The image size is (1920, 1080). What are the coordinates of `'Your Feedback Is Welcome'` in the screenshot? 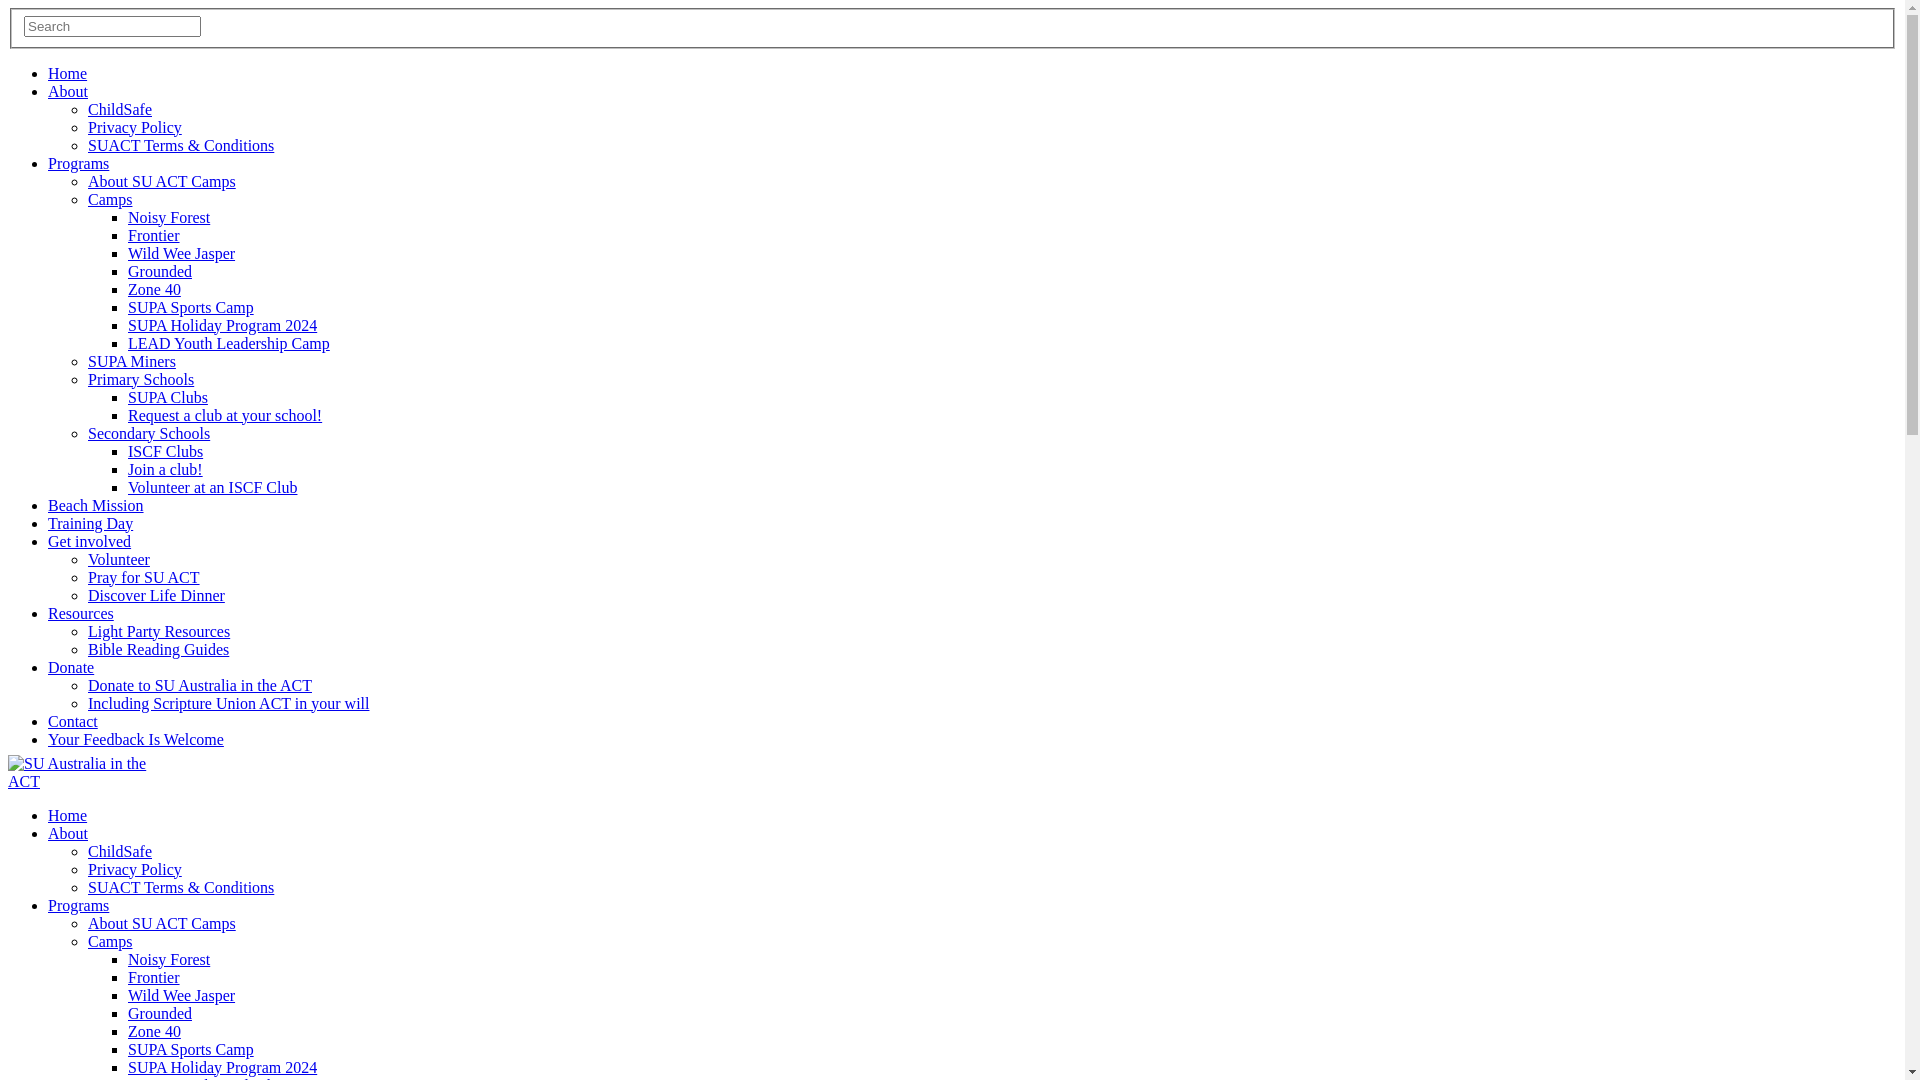 It's located at (134, 739).